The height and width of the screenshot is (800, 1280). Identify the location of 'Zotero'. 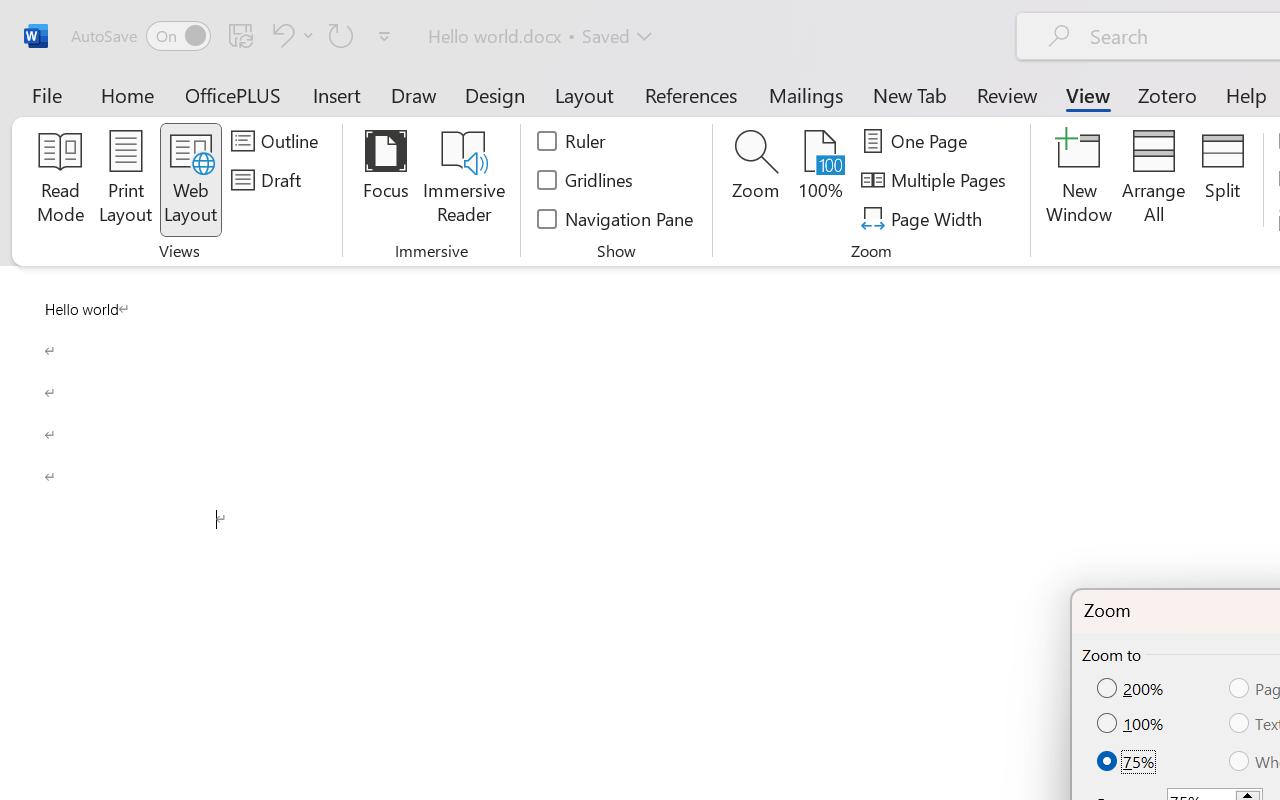
(1167, 94).